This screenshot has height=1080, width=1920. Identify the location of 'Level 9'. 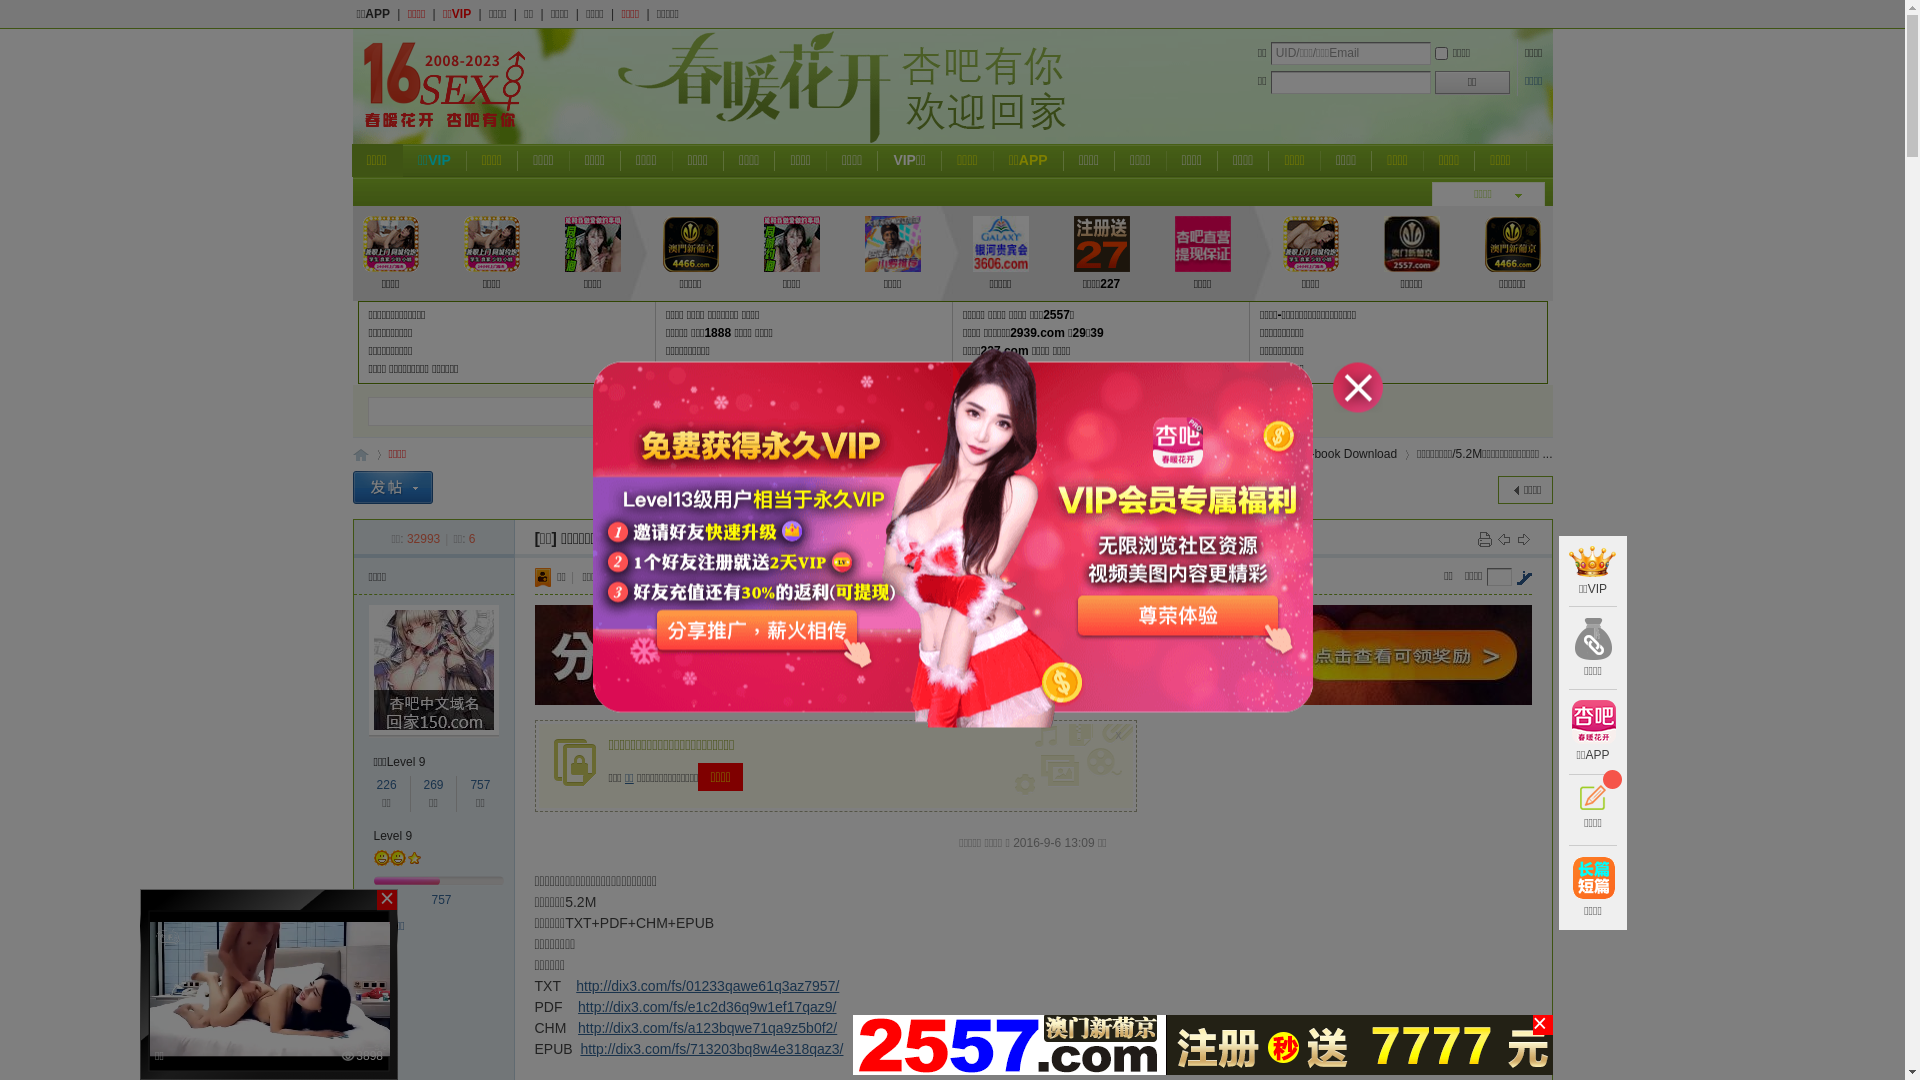
(393, 836).